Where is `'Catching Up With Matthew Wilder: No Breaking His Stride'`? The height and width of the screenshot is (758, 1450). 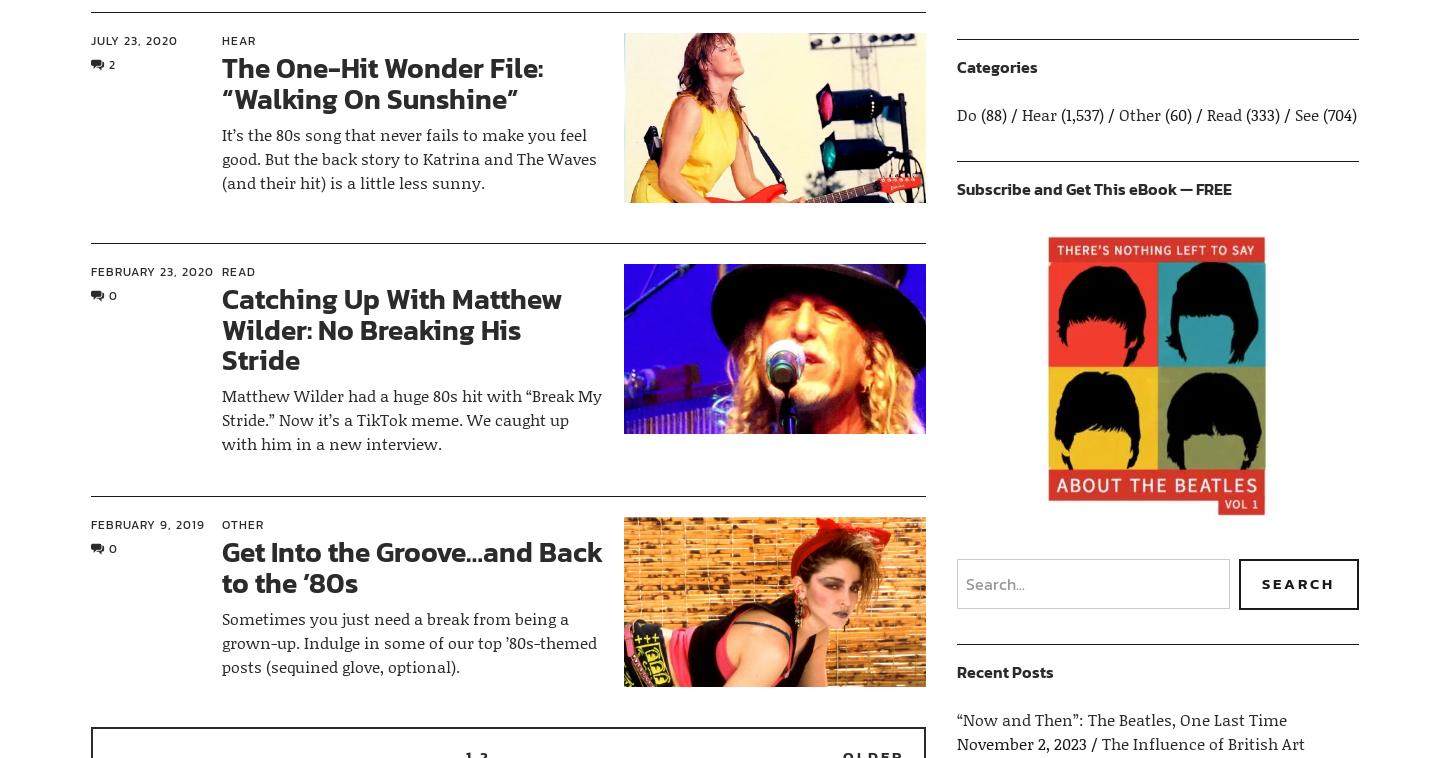
'Catching Up With Matthew Wilder: No Breaking His Stride' is located at coordinates (390, 328).